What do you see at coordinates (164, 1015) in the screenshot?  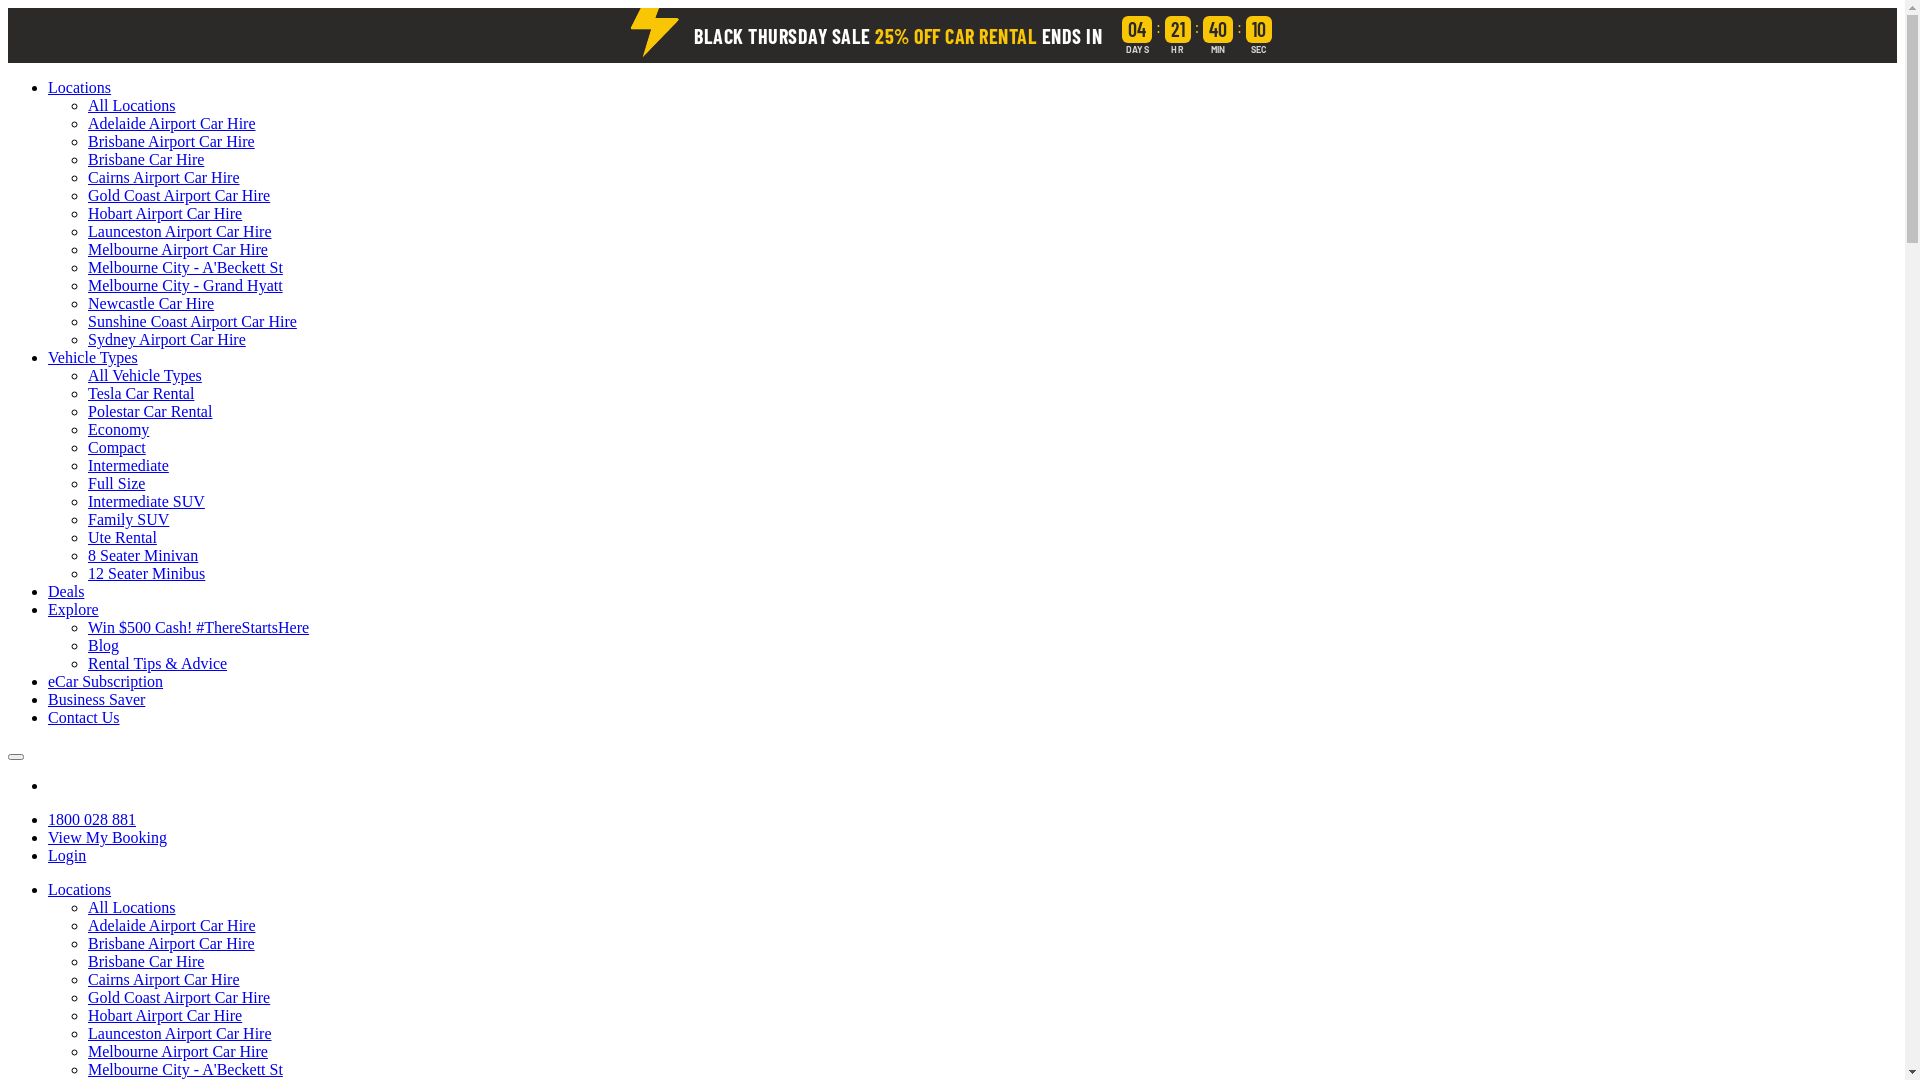 I see `'Hobart Airport Car Hire'` at bounding box center [164, 1015].